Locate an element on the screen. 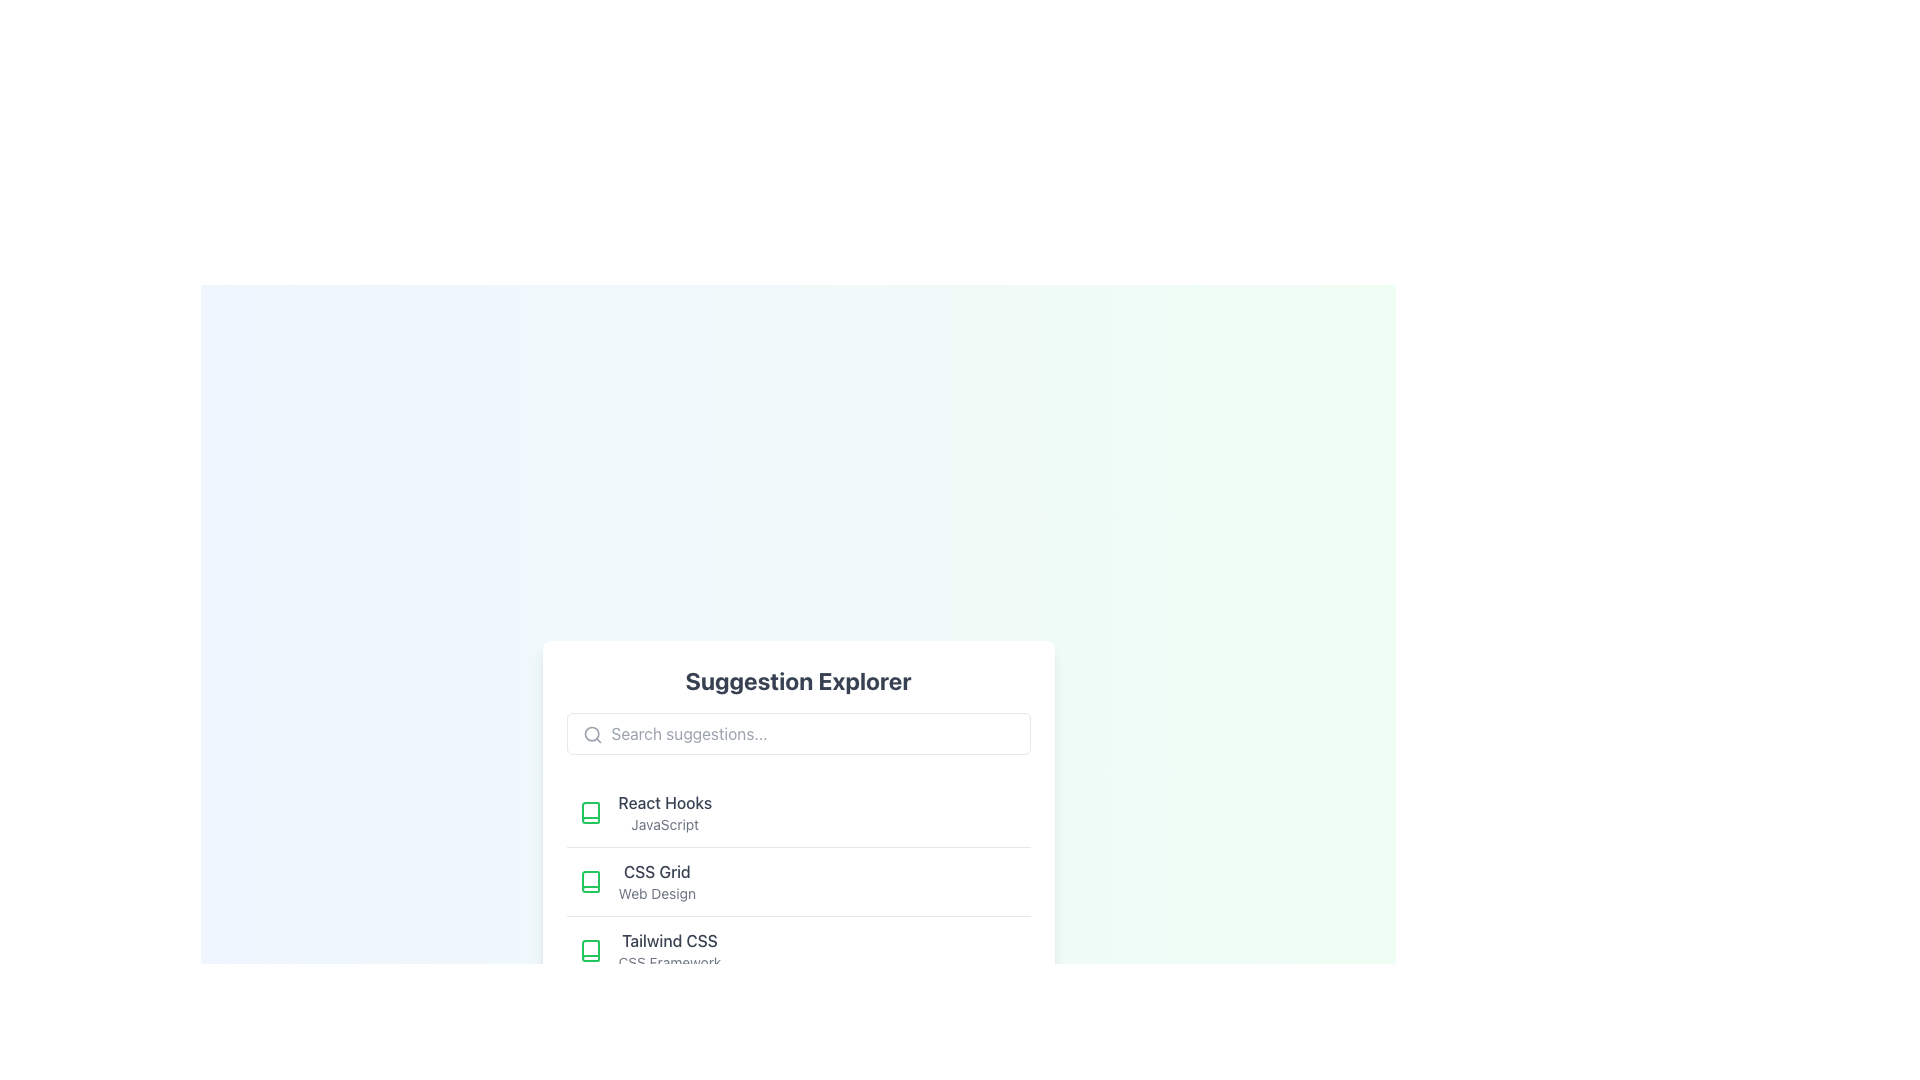 This screenshot has width=1920, height=1080. the clickable list item displaying 'CSS Grid' and 'Web Design' in the 'Suggestion Explorer' menu is located at coordinates (797, 880).